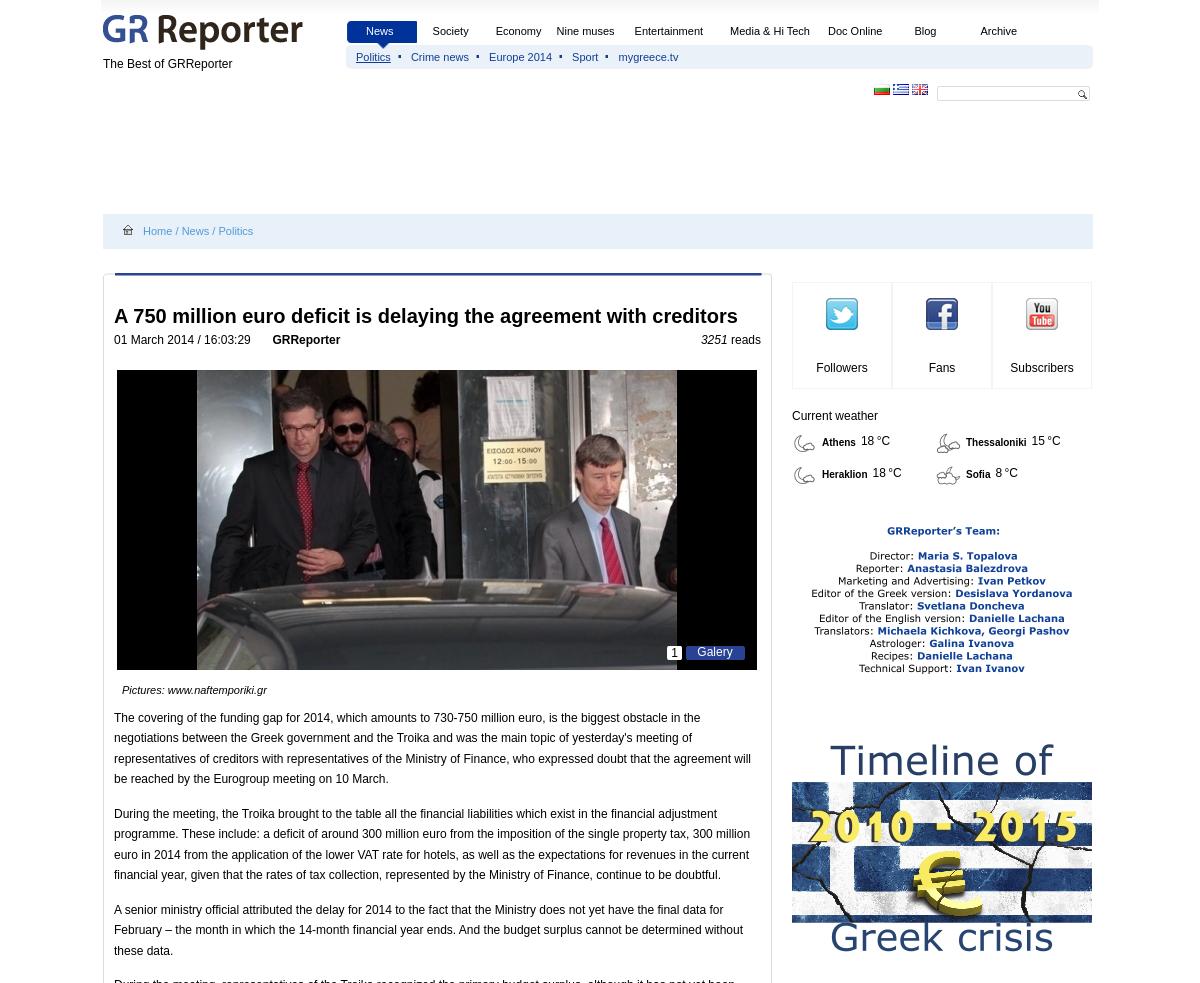 Image resolution: width=1200 pixels, height=983 pixels. I want to click on '1', so click(671, 653).